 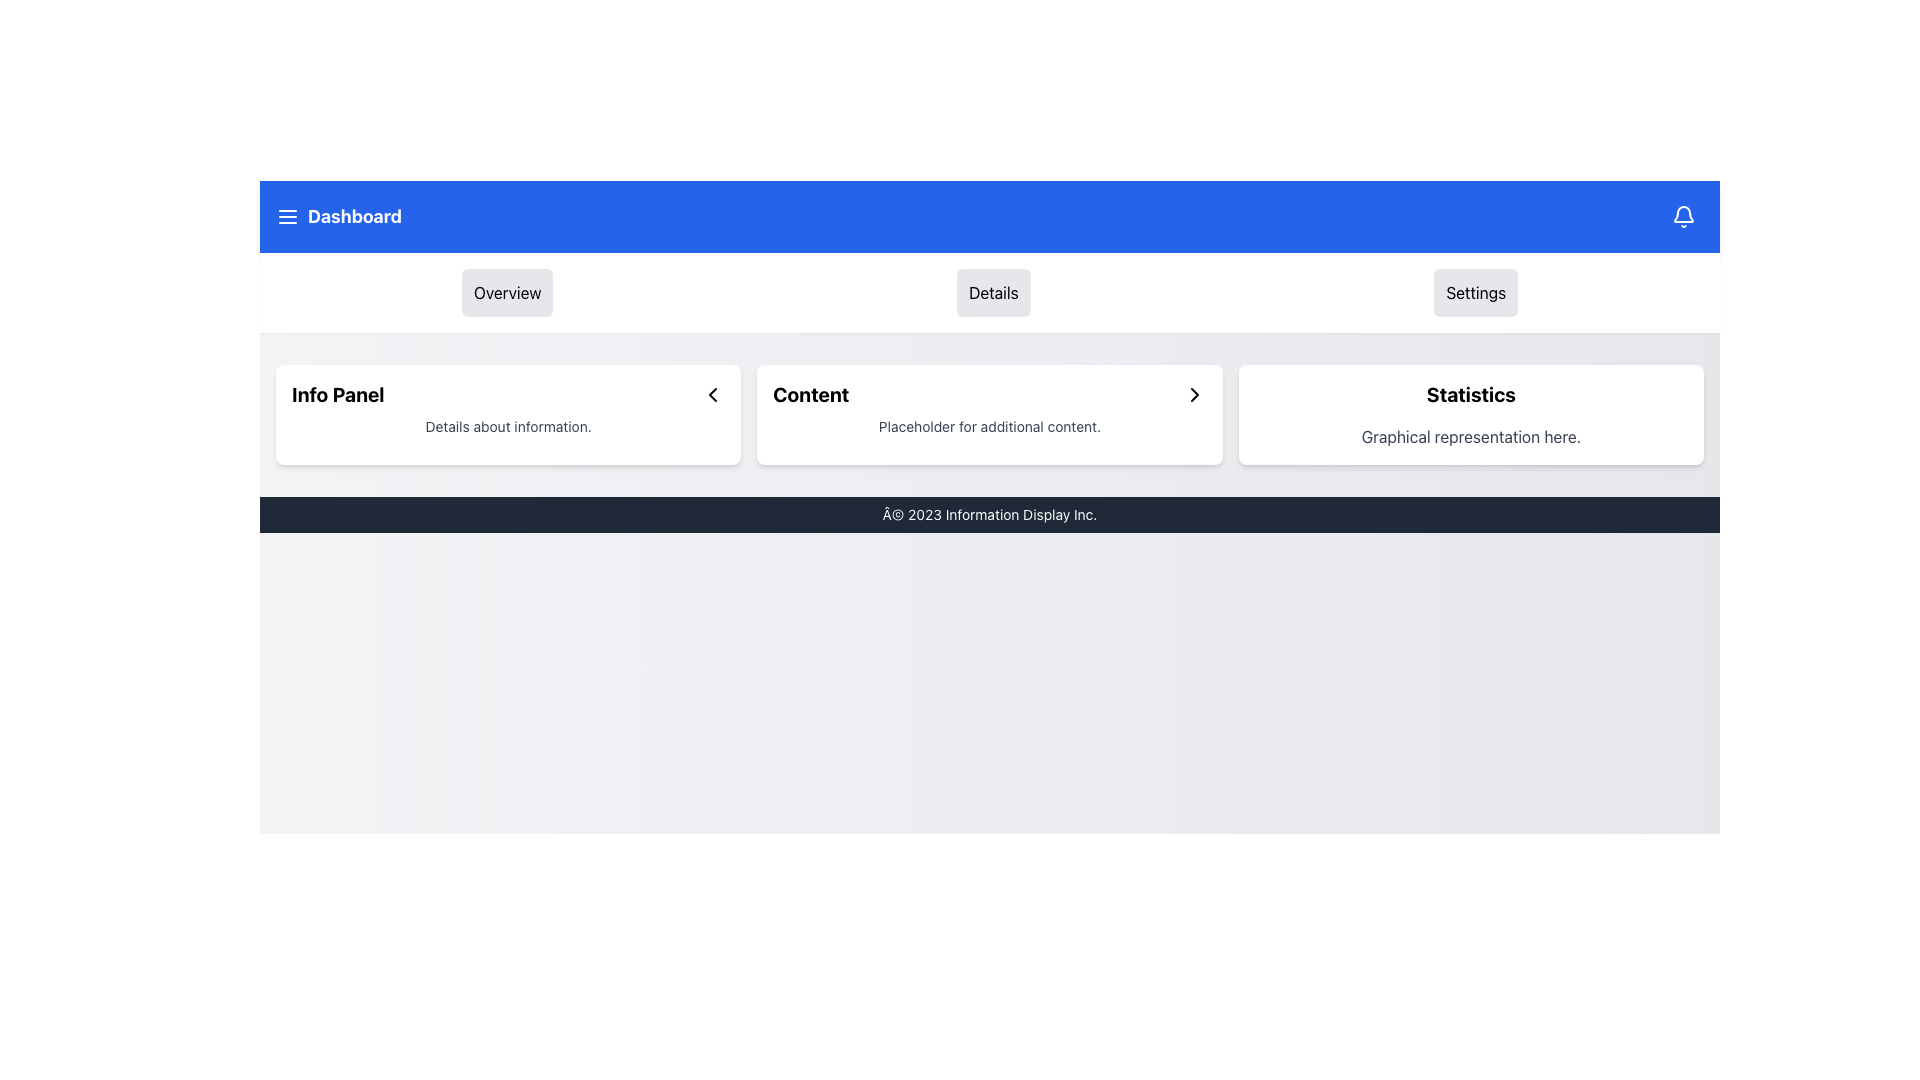 I want to click on content displayed in the middle information display panel located below the blue navigation bar, between the 'Info Panel' and the 'Statistics' panel, so click(x=989, y=414).